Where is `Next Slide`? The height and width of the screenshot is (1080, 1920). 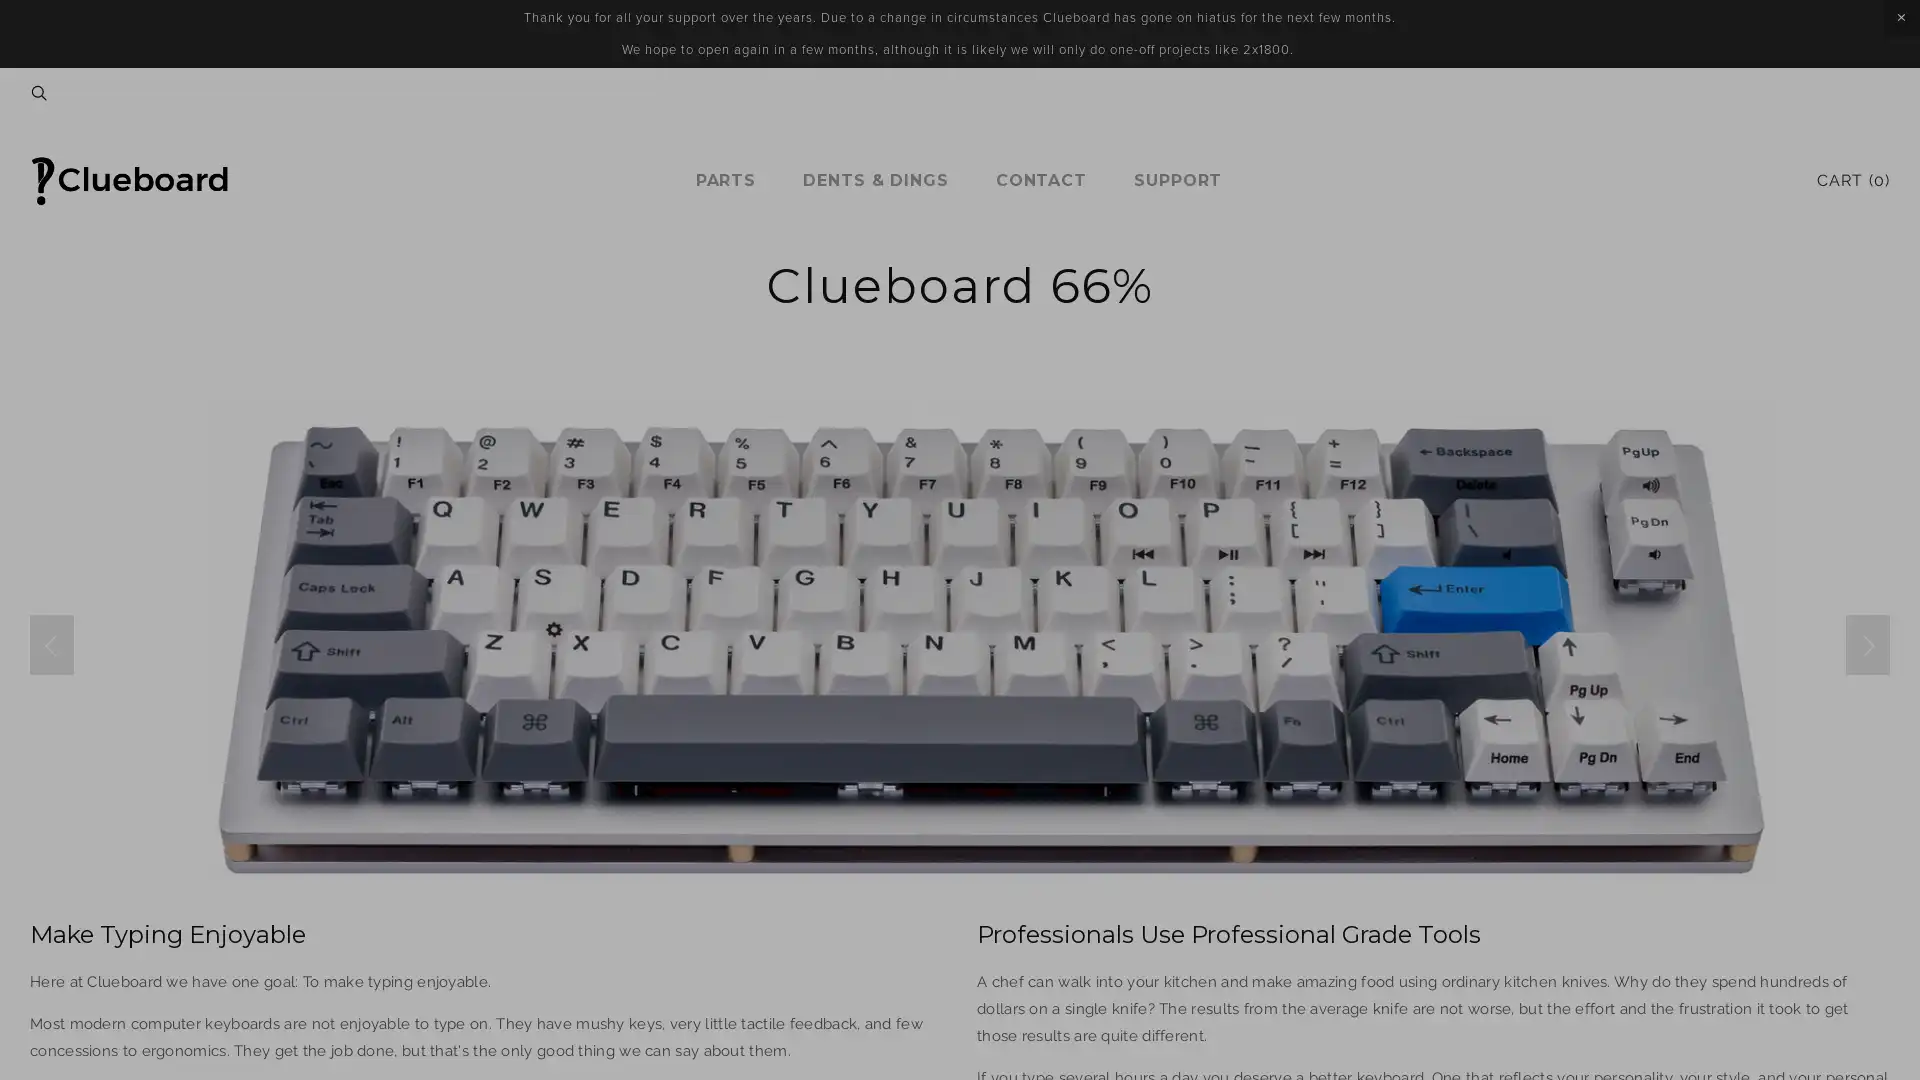 Next Slide is located at coordinates (1866, 644).